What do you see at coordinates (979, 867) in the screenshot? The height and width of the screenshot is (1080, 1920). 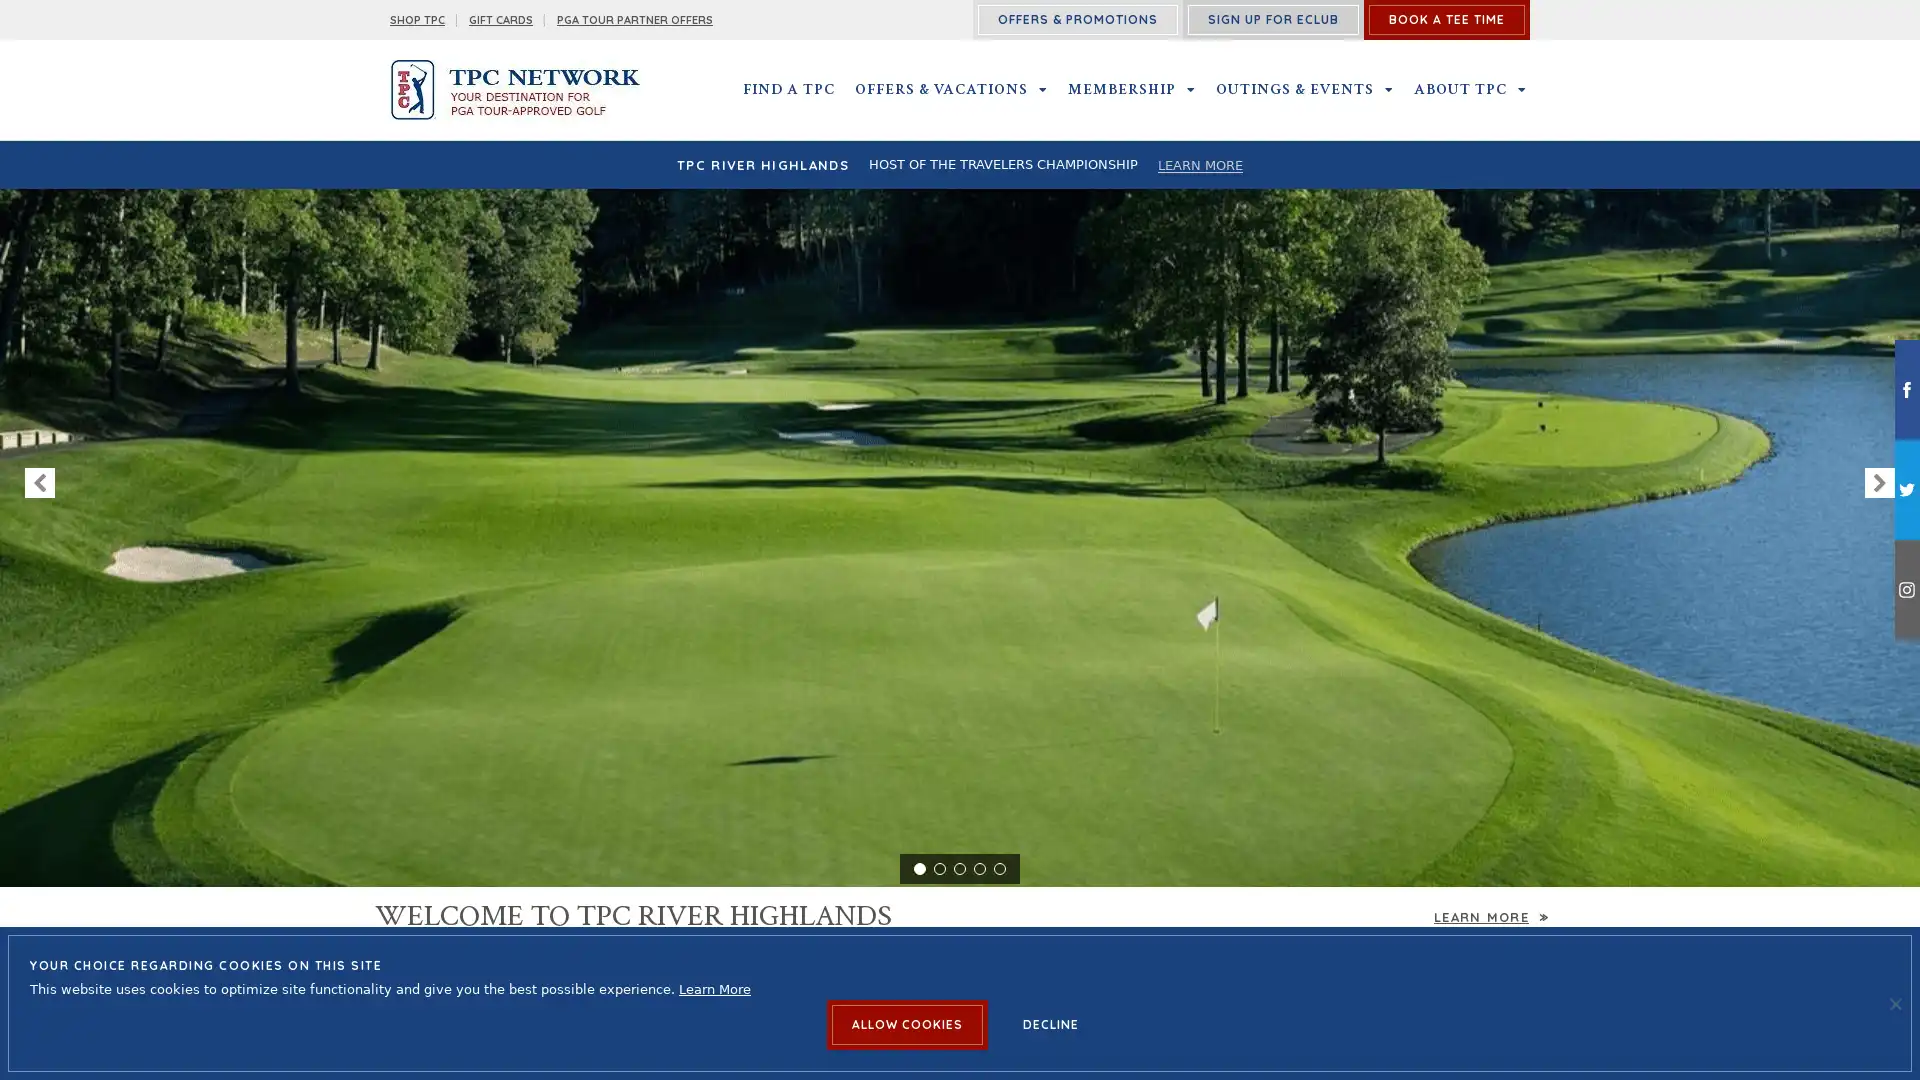 I see `4 of 5` at bounding box center [979, 867].